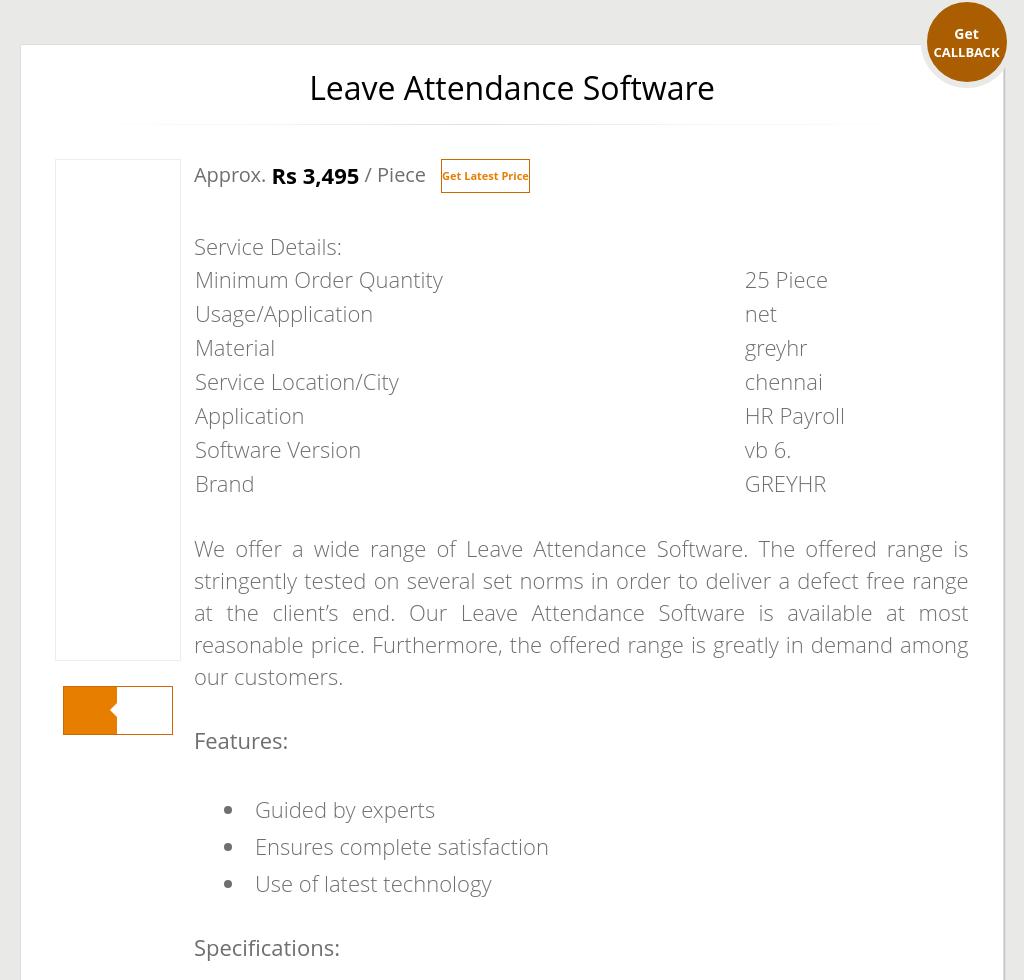 The width and height of the screenshot is (1024, 980). I want to click on 'greyhr', so click(775, 347).